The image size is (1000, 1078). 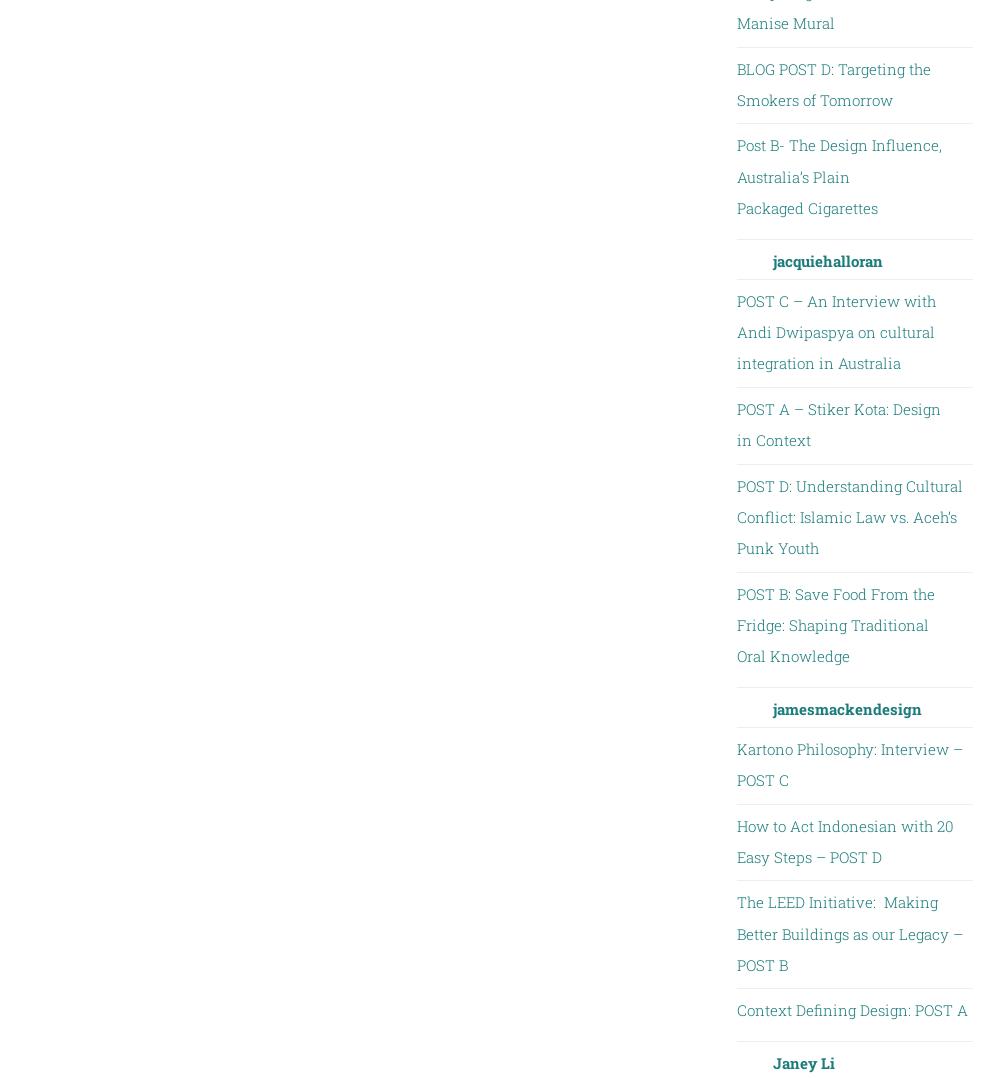 I want to click on 'The LEED Initiative:  Making Better Buildings as our Legacy – POST B', so click(x=735, y=932).